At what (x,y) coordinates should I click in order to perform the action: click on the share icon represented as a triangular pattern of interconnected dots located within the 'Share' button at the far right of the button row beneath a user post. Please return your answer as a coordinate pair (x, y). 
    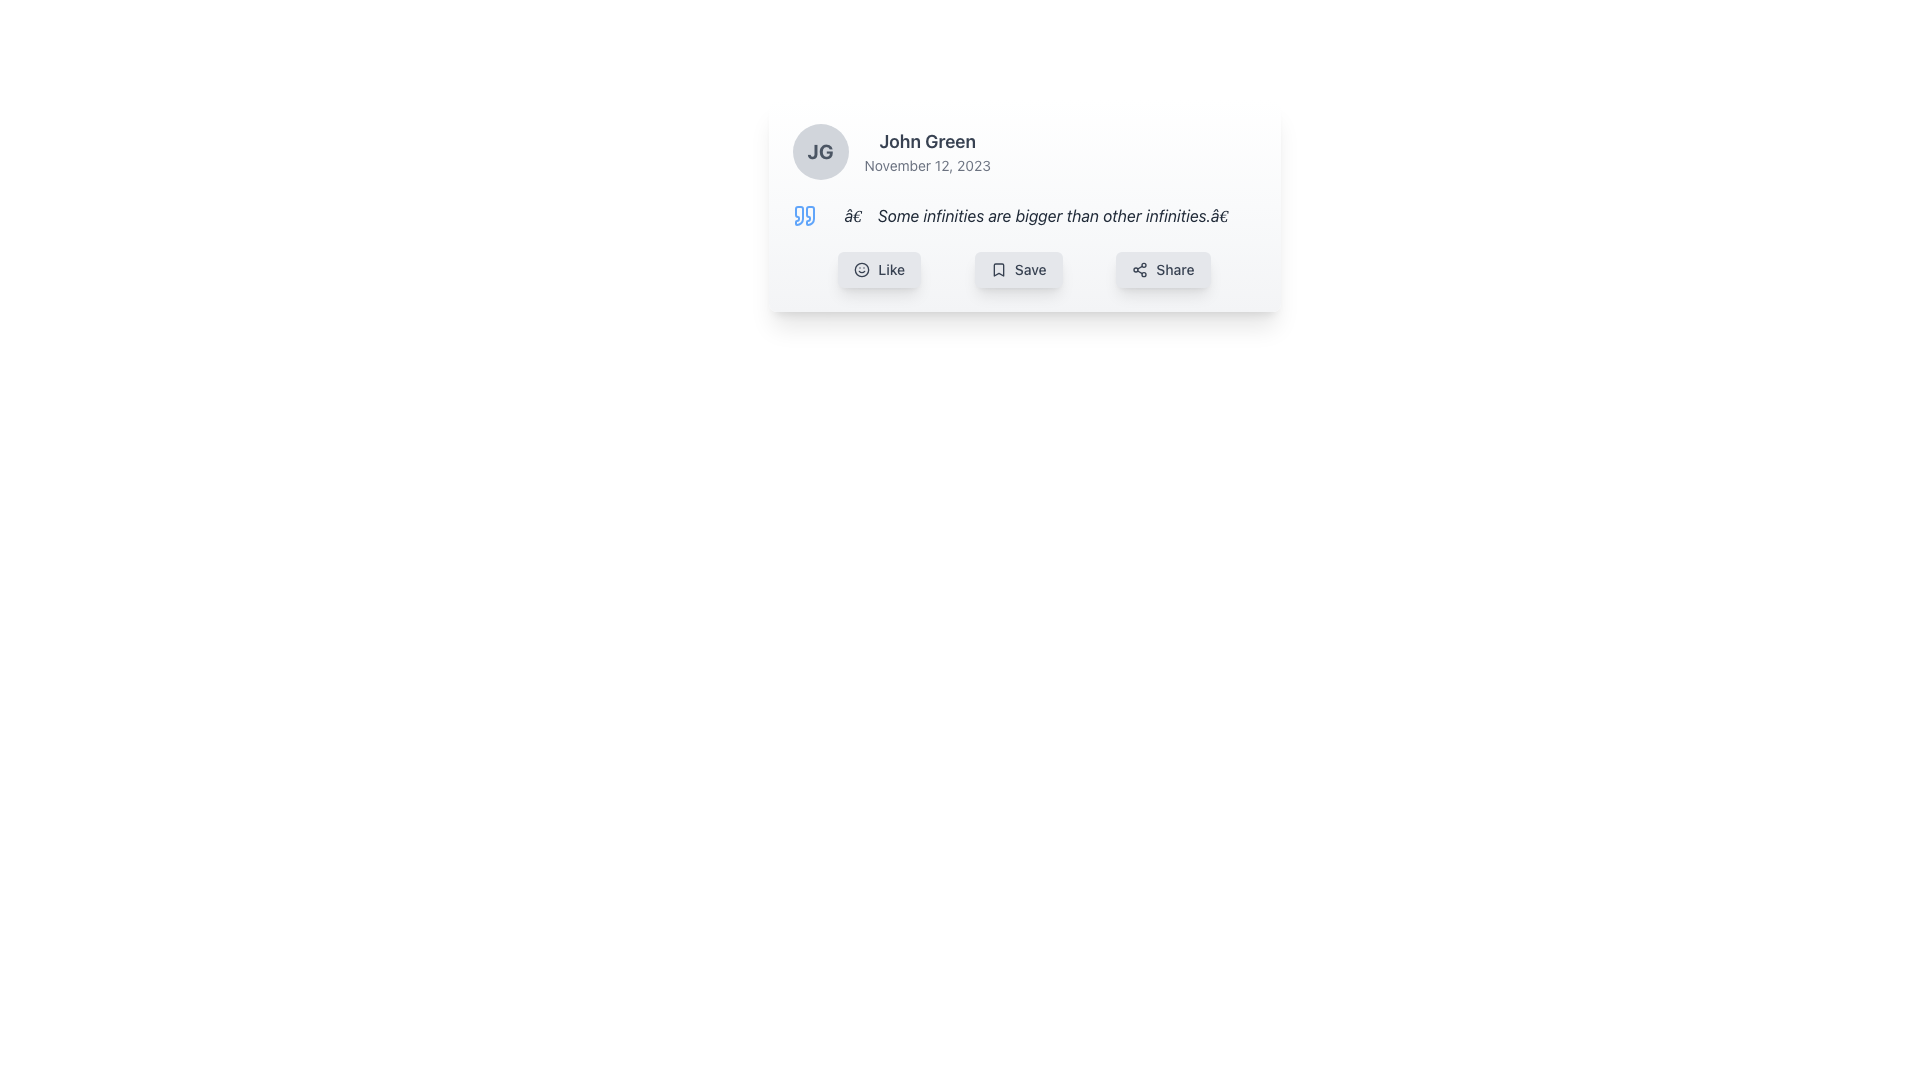
    Looking at the image, I should click on (1140, 270).